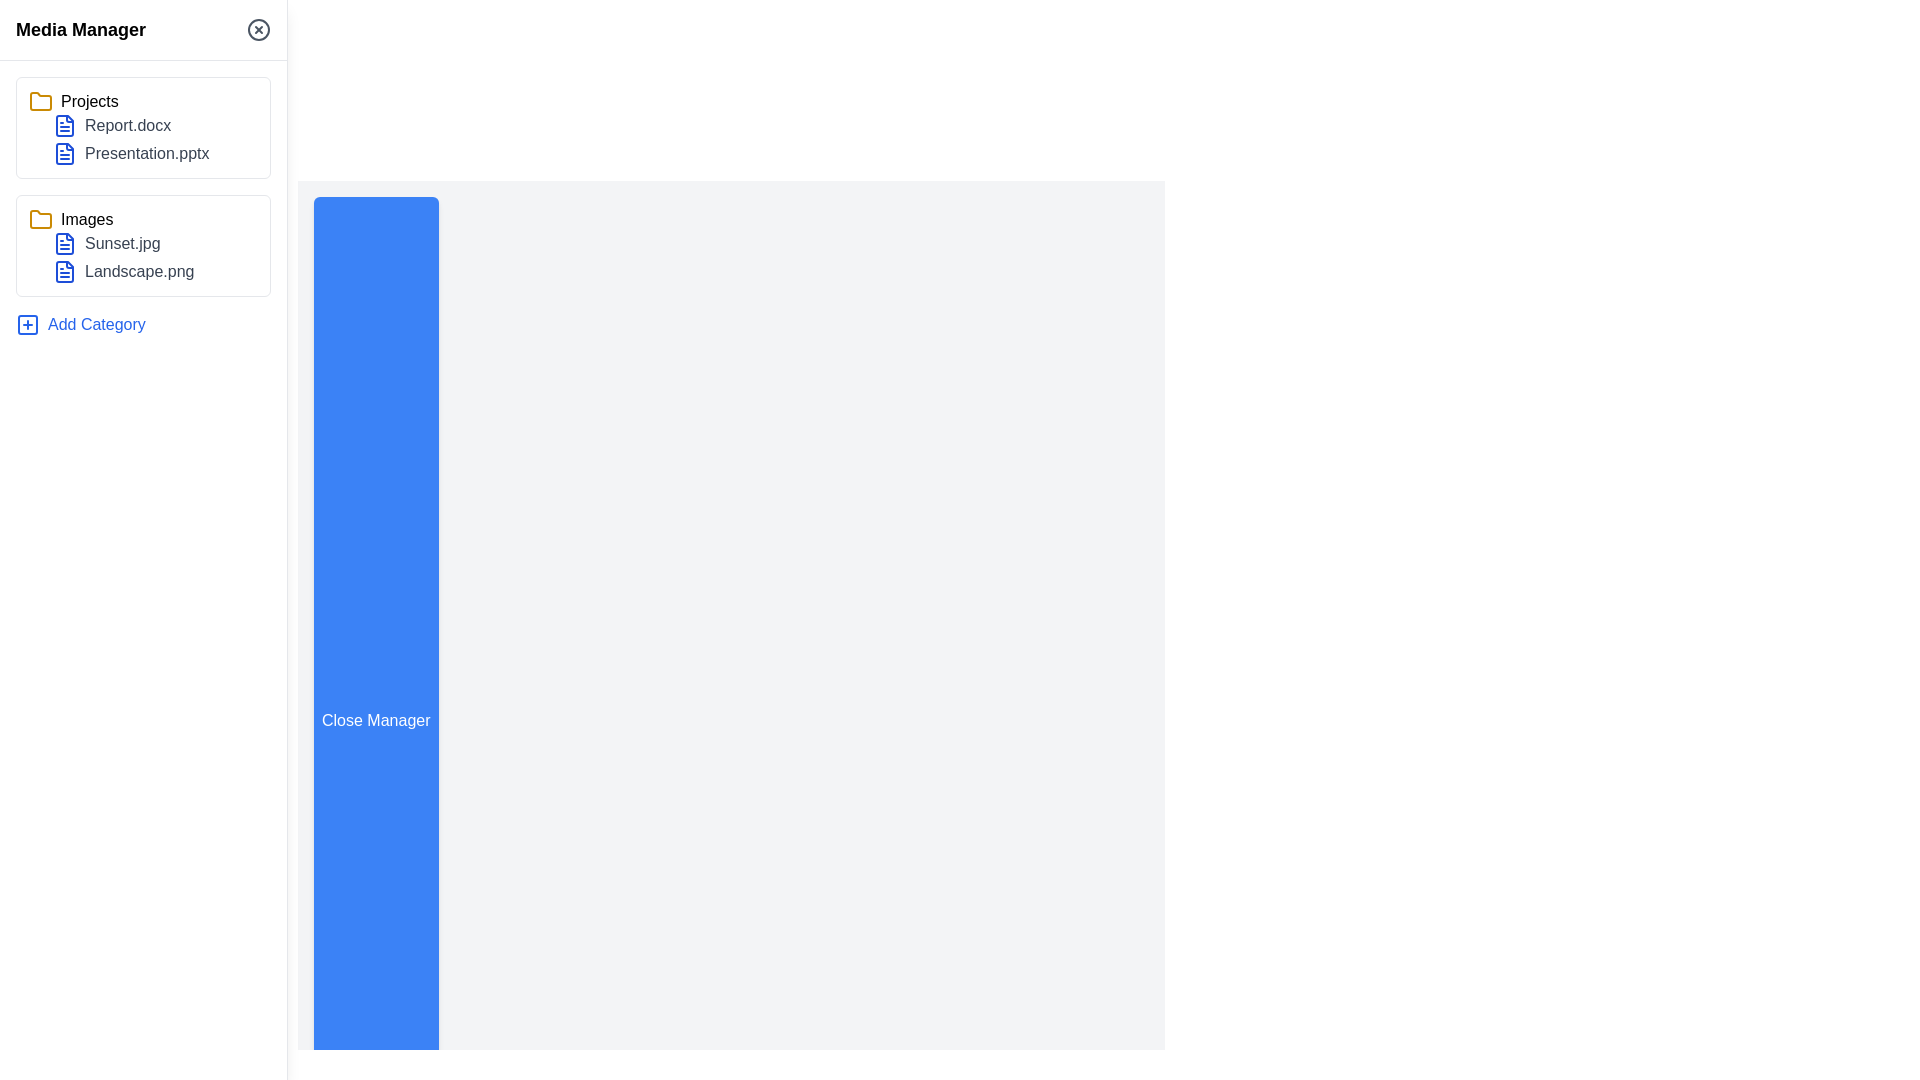  Describe the element at coordinates (65, 272) in the screenshot. I see `the blue outlined document icon next to the 'Landscape.png' text in the media manager under the 'Images' section` at that location.